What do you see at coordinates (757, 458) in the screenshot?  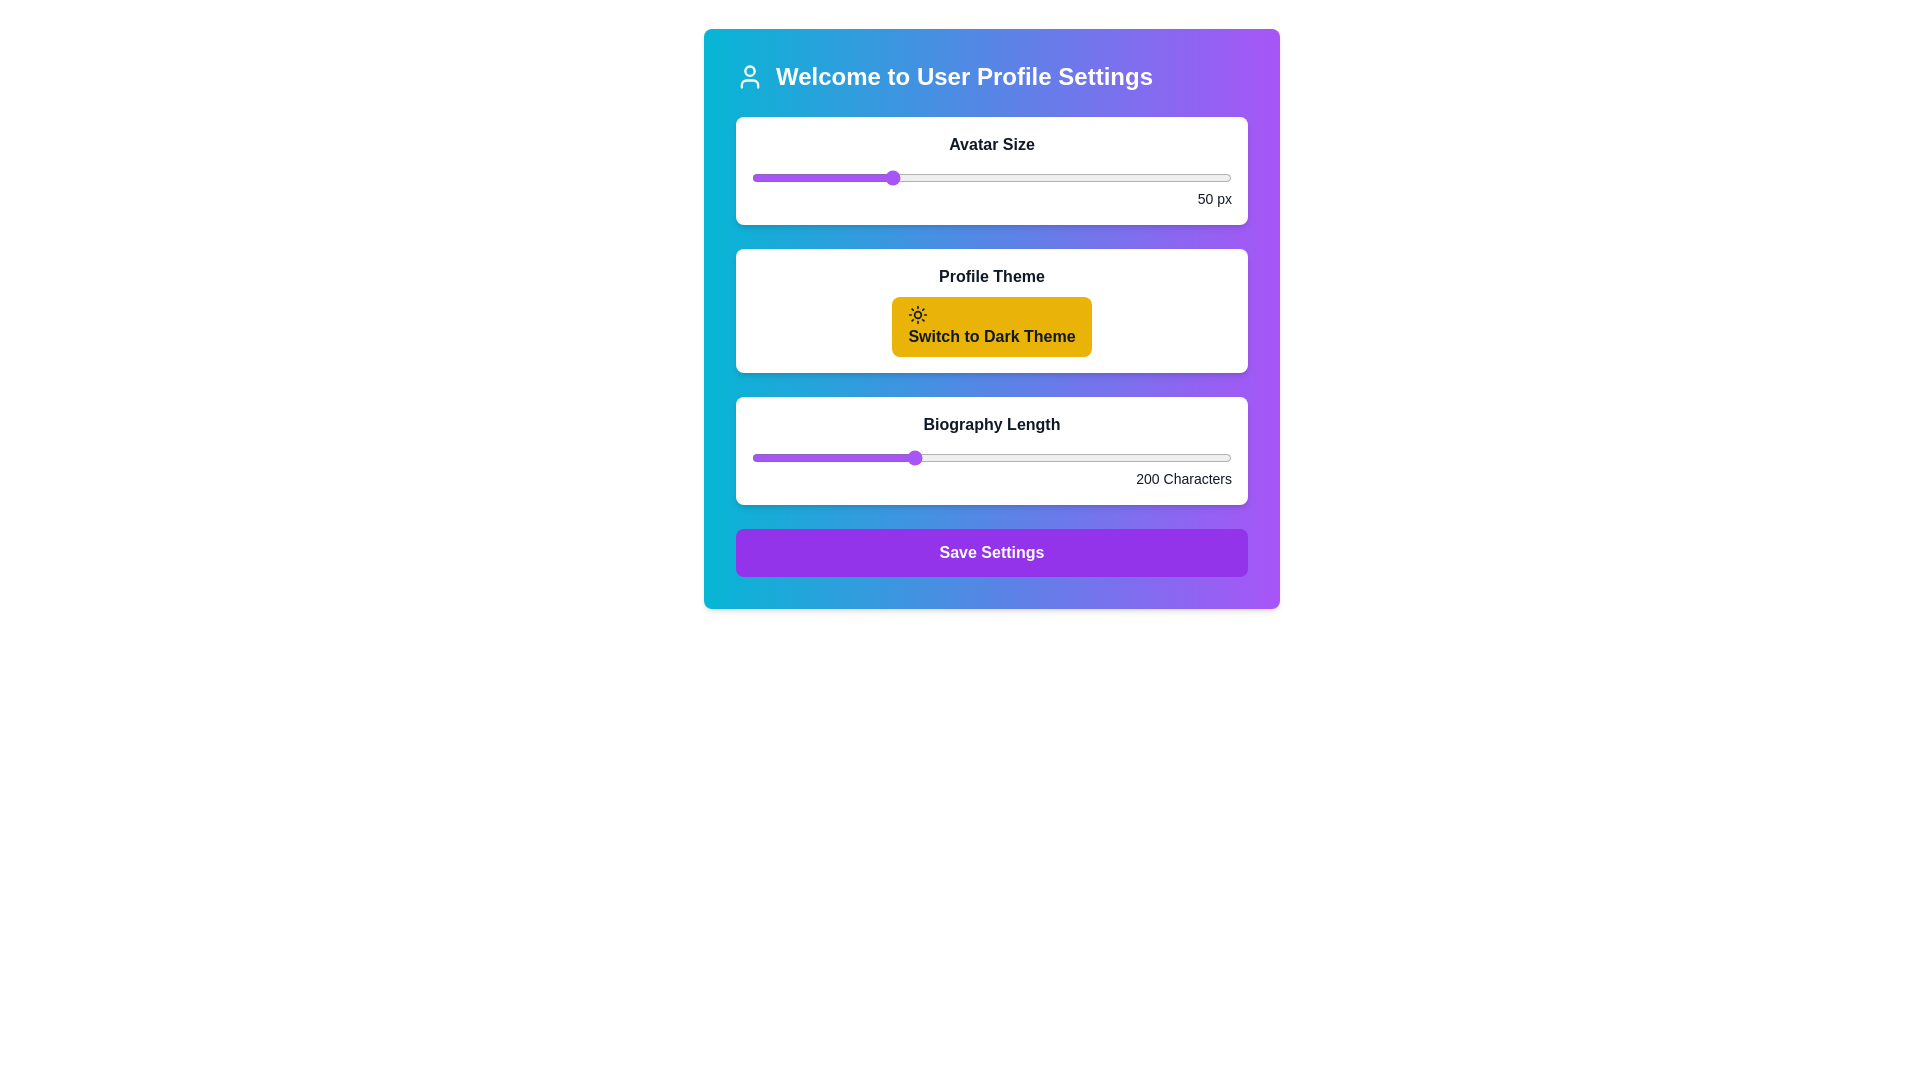 I see `the biography length` at bounding box center [757, 458].